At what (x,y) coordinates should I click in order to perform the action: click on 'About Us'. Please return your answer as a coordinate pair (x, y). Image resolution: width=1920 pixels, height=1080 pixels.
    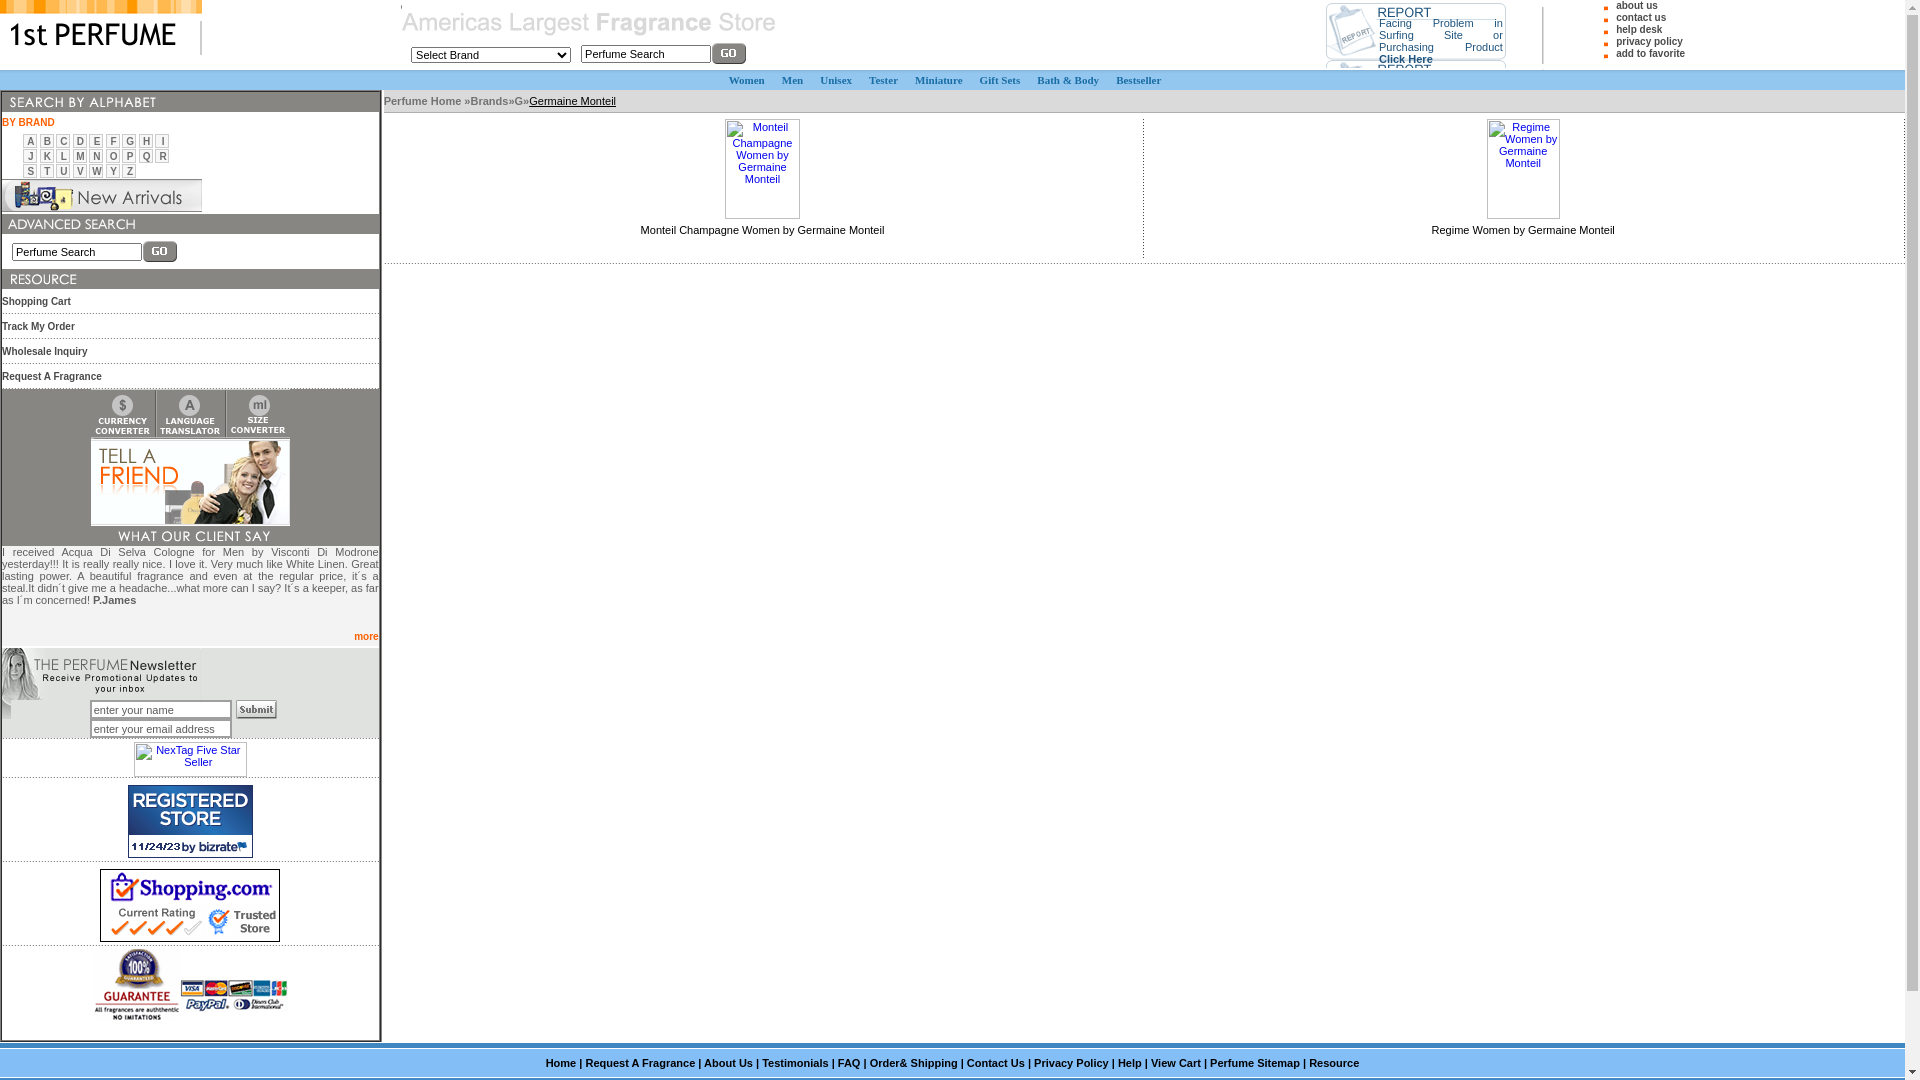
    Looking at the image, I should click on (727, 1062).